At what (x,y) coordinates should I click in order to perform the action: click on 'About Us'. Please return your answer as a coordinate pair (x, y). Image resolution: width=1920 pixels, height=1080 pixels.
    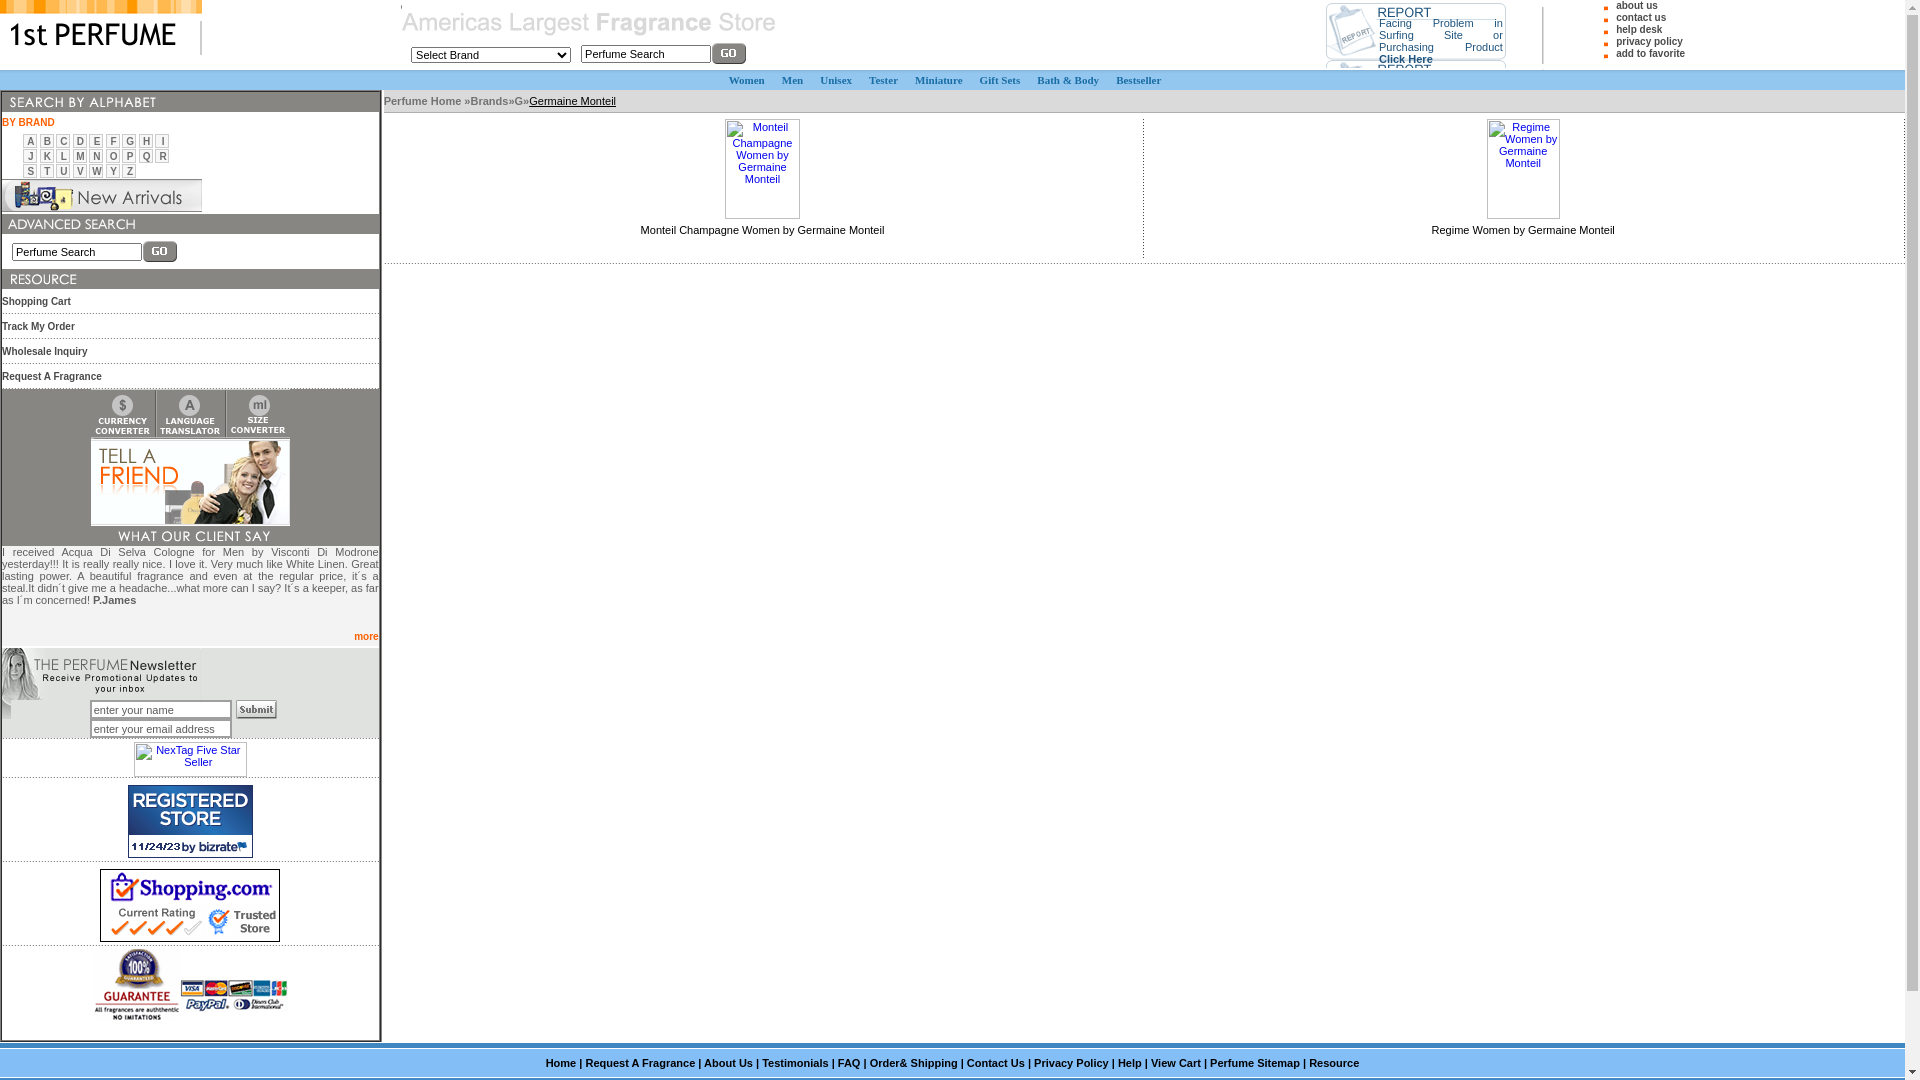
    Looking at the image, I should click on (727, 1062).